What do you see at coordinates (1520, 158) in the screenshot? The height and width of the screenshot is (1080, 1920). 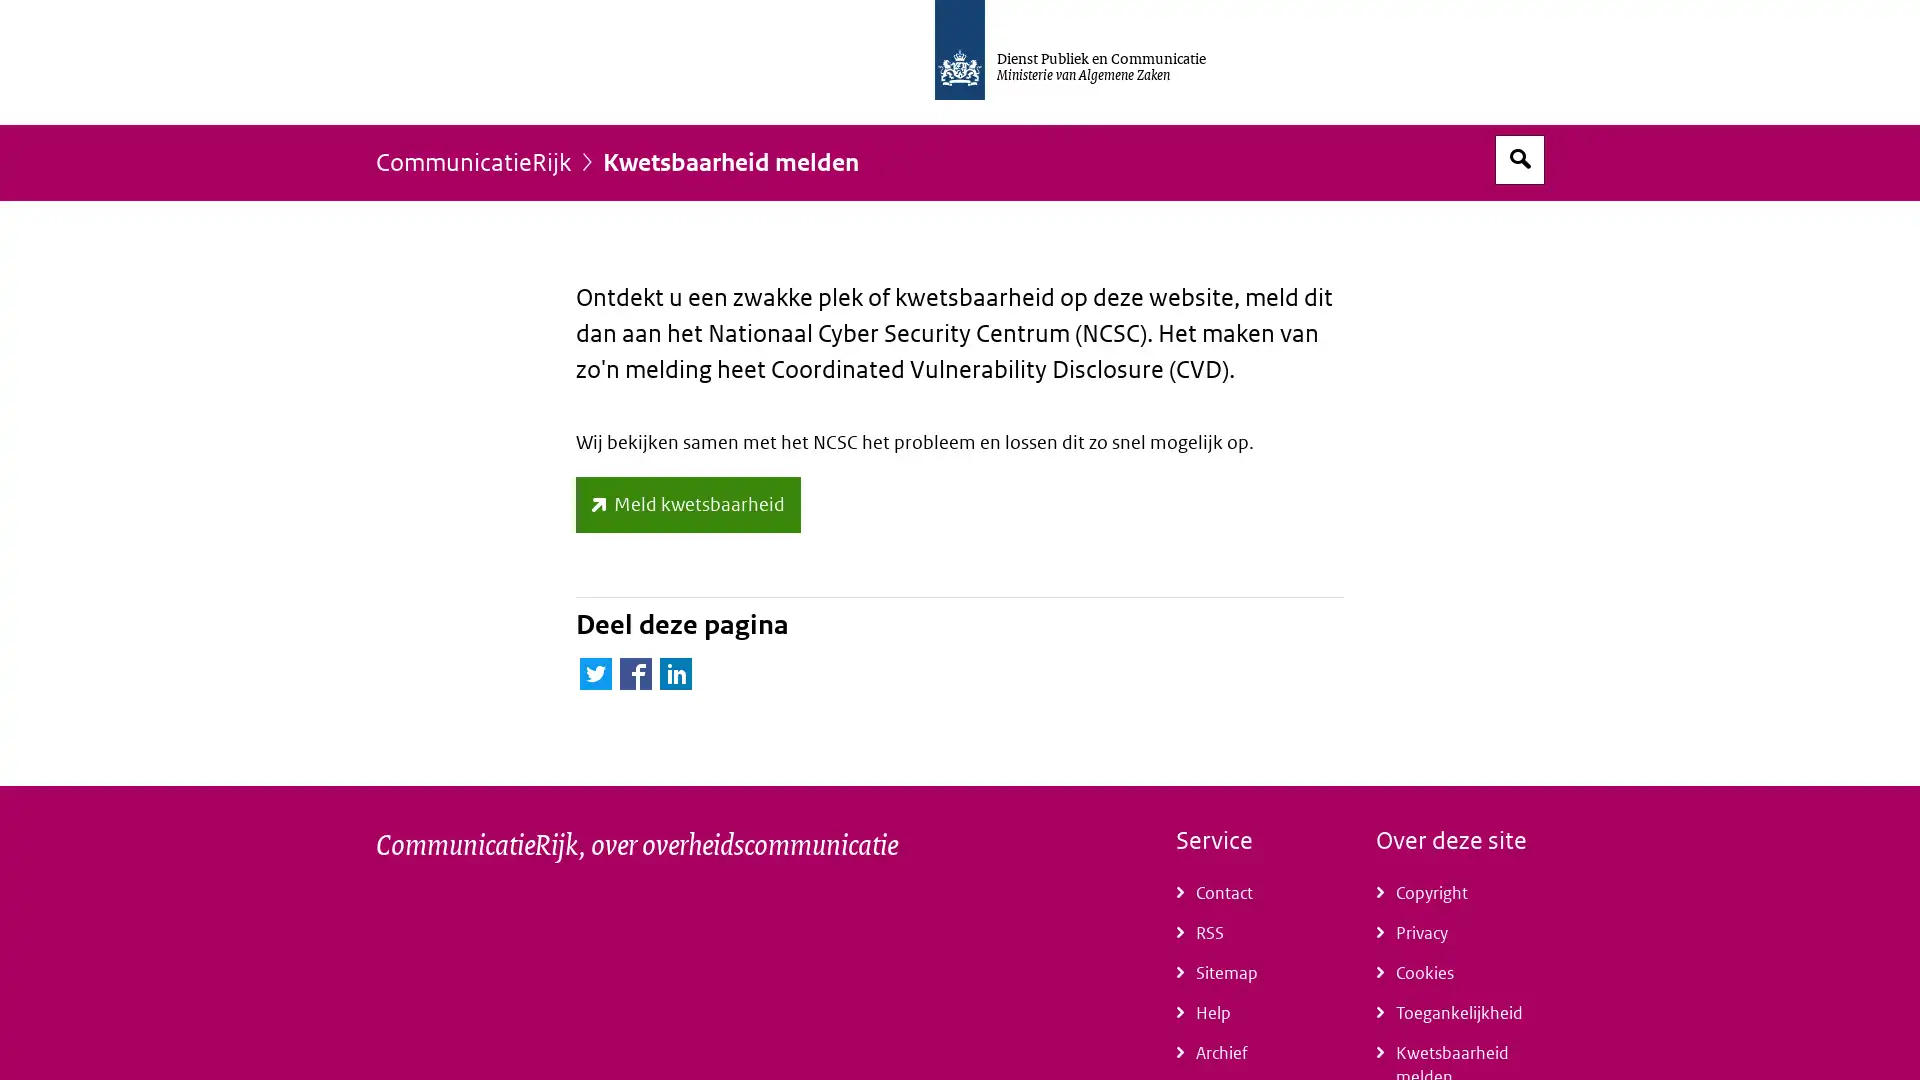 I see `Open zoekveld` at bounding box center [1520, 158].